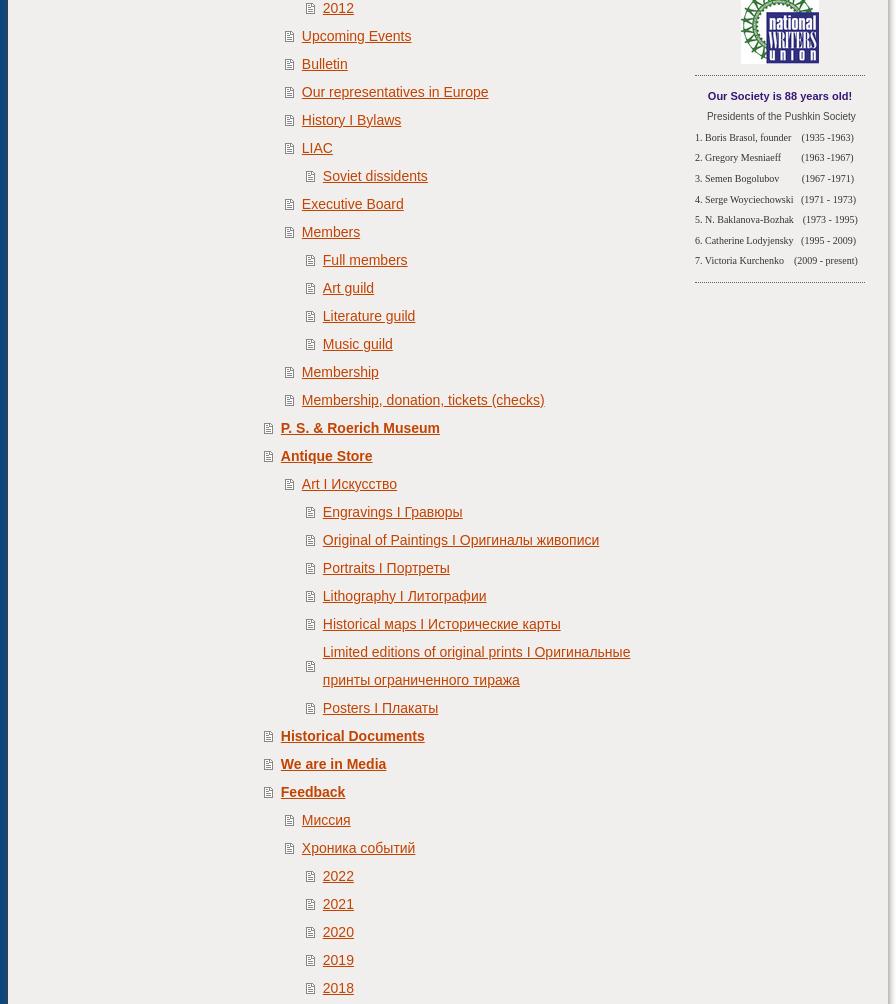 The image size is (896, 1004). What do you see at coordinates (422, 397) in the screenshot?
I see `'Membership, donation, tickets (checks)'` at bounding box center [422, 397].